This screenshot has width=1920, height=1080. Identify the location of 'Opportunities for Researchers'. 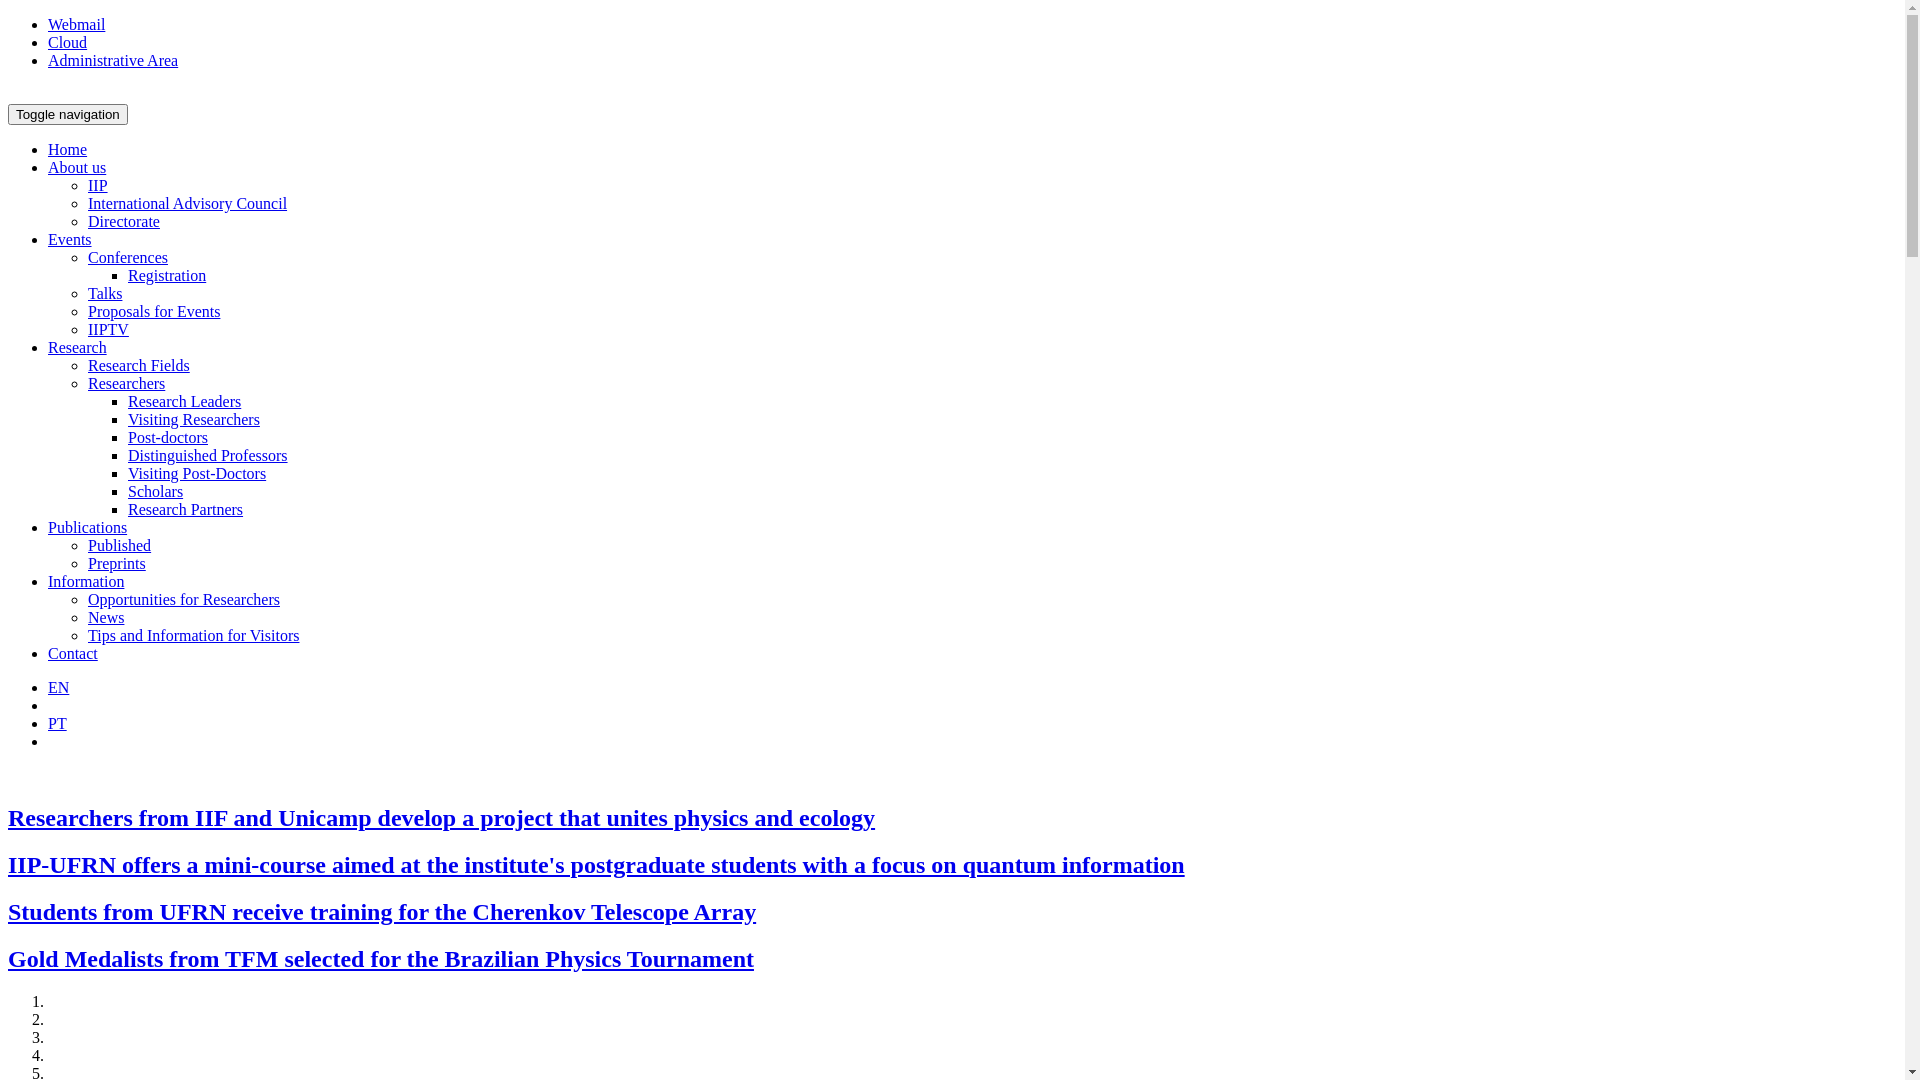
(86, 598).